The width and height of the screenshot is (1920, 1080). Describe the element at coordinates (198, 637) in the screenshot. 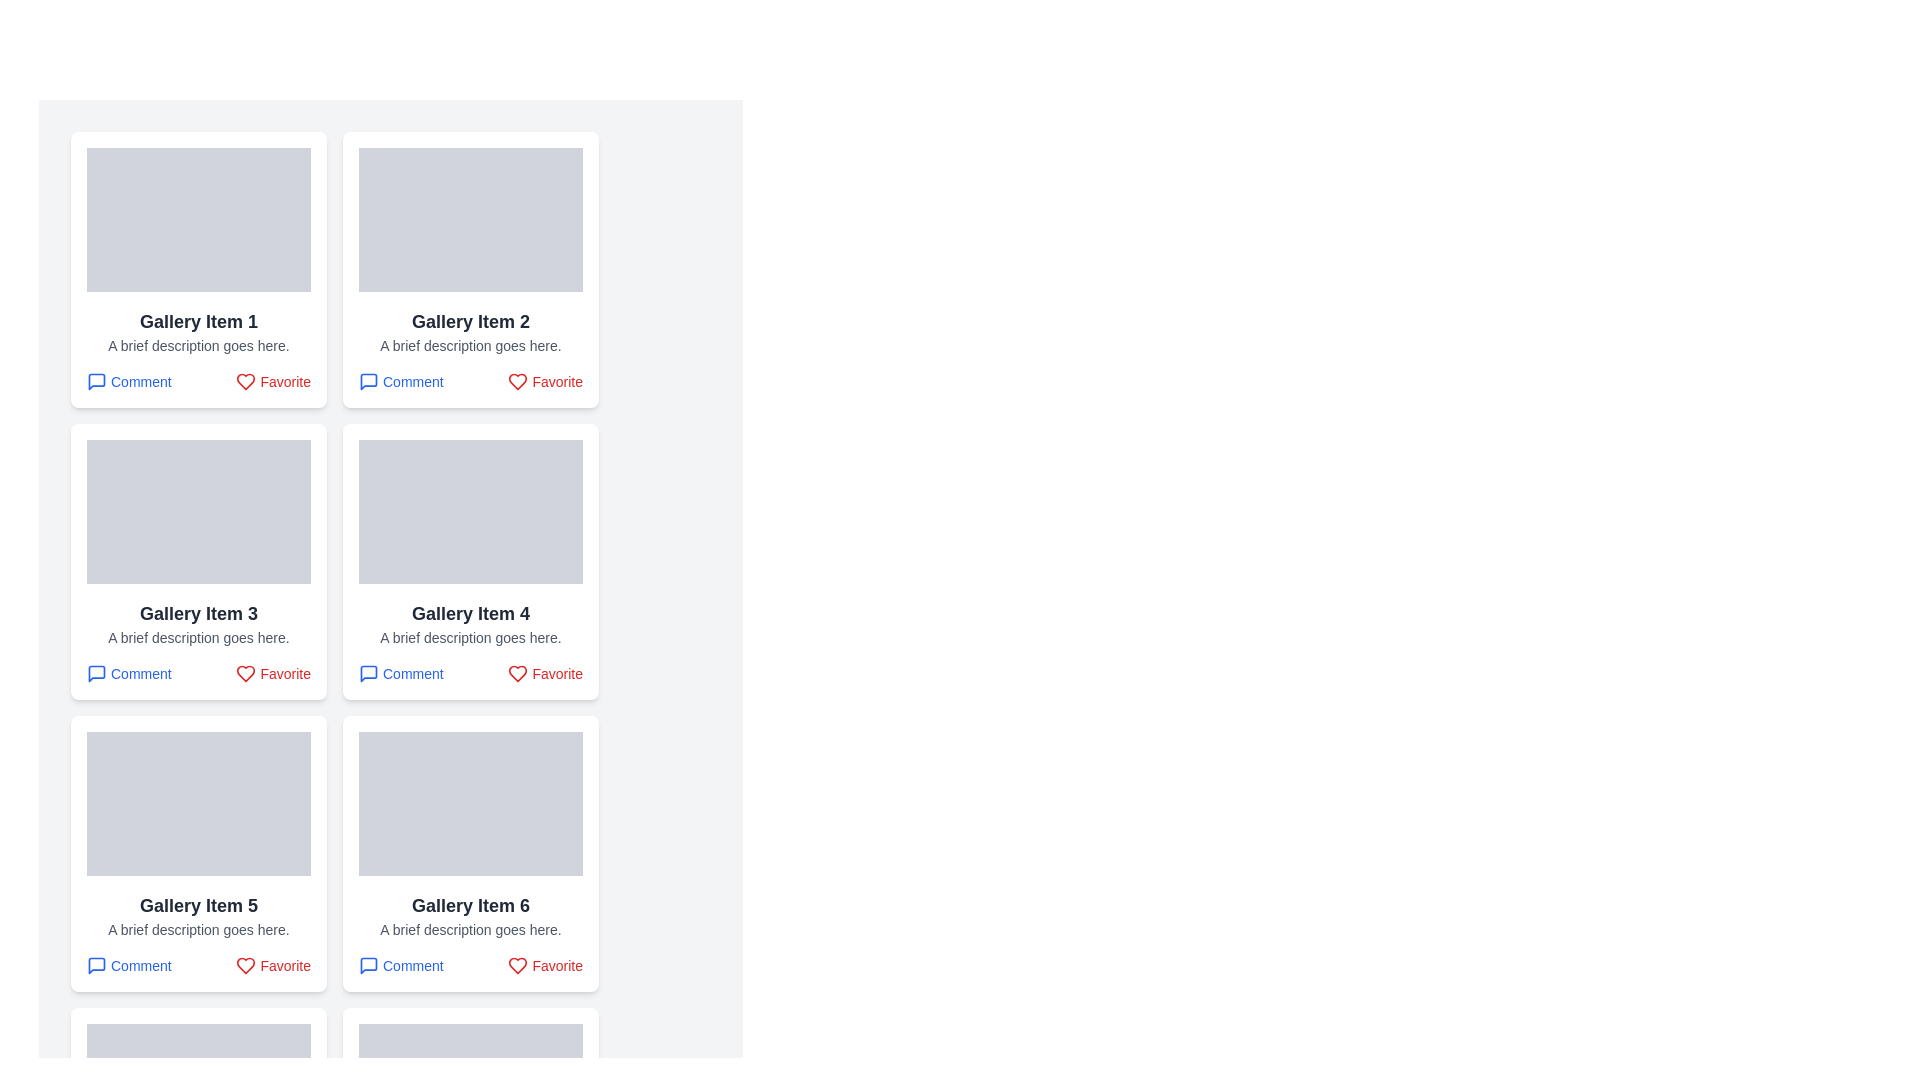

I see `descriptive text label located directly under the title 'Gallery Item 3' in the third gallery card of the left column` at that location.